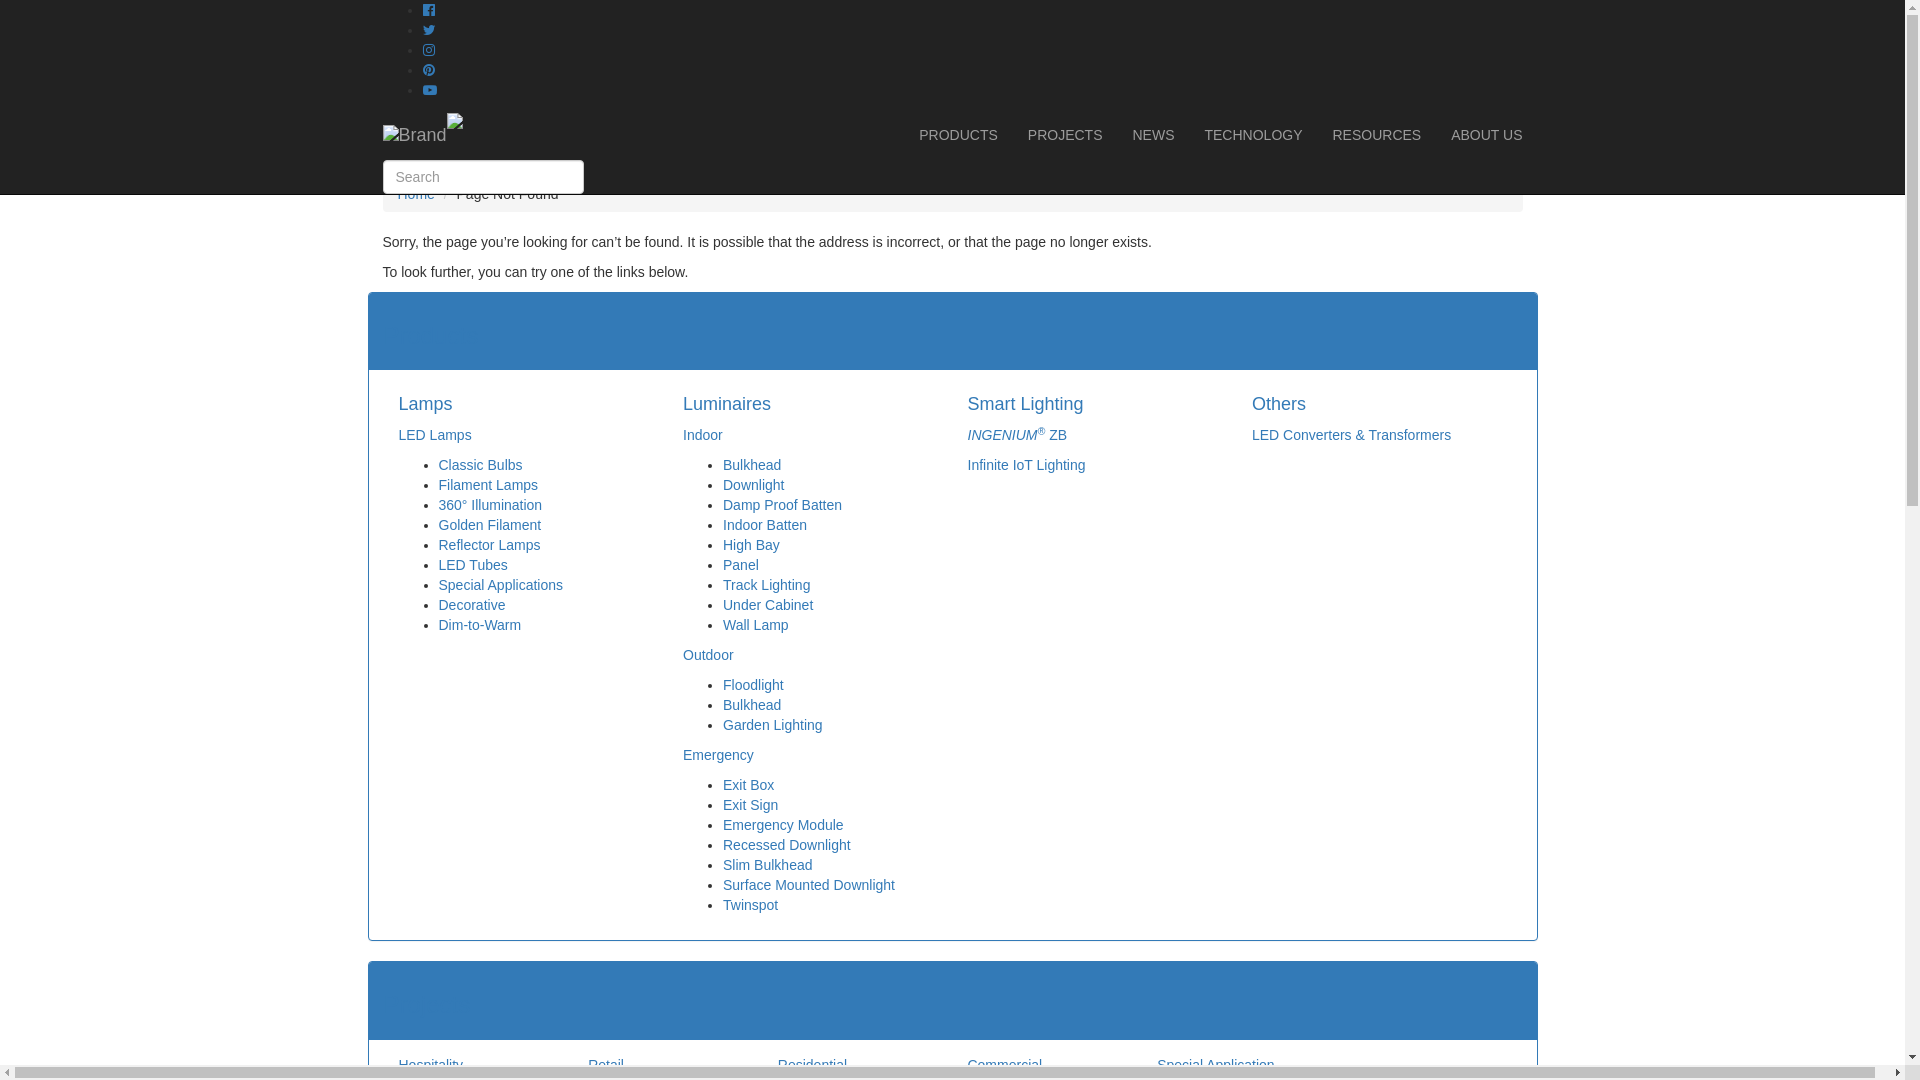 This screenshot has height=1080, width=1920. What do you see at coordinates (702, 434) in the screenshot?
I see `'Indoor'` at bounding box center [702, 434].